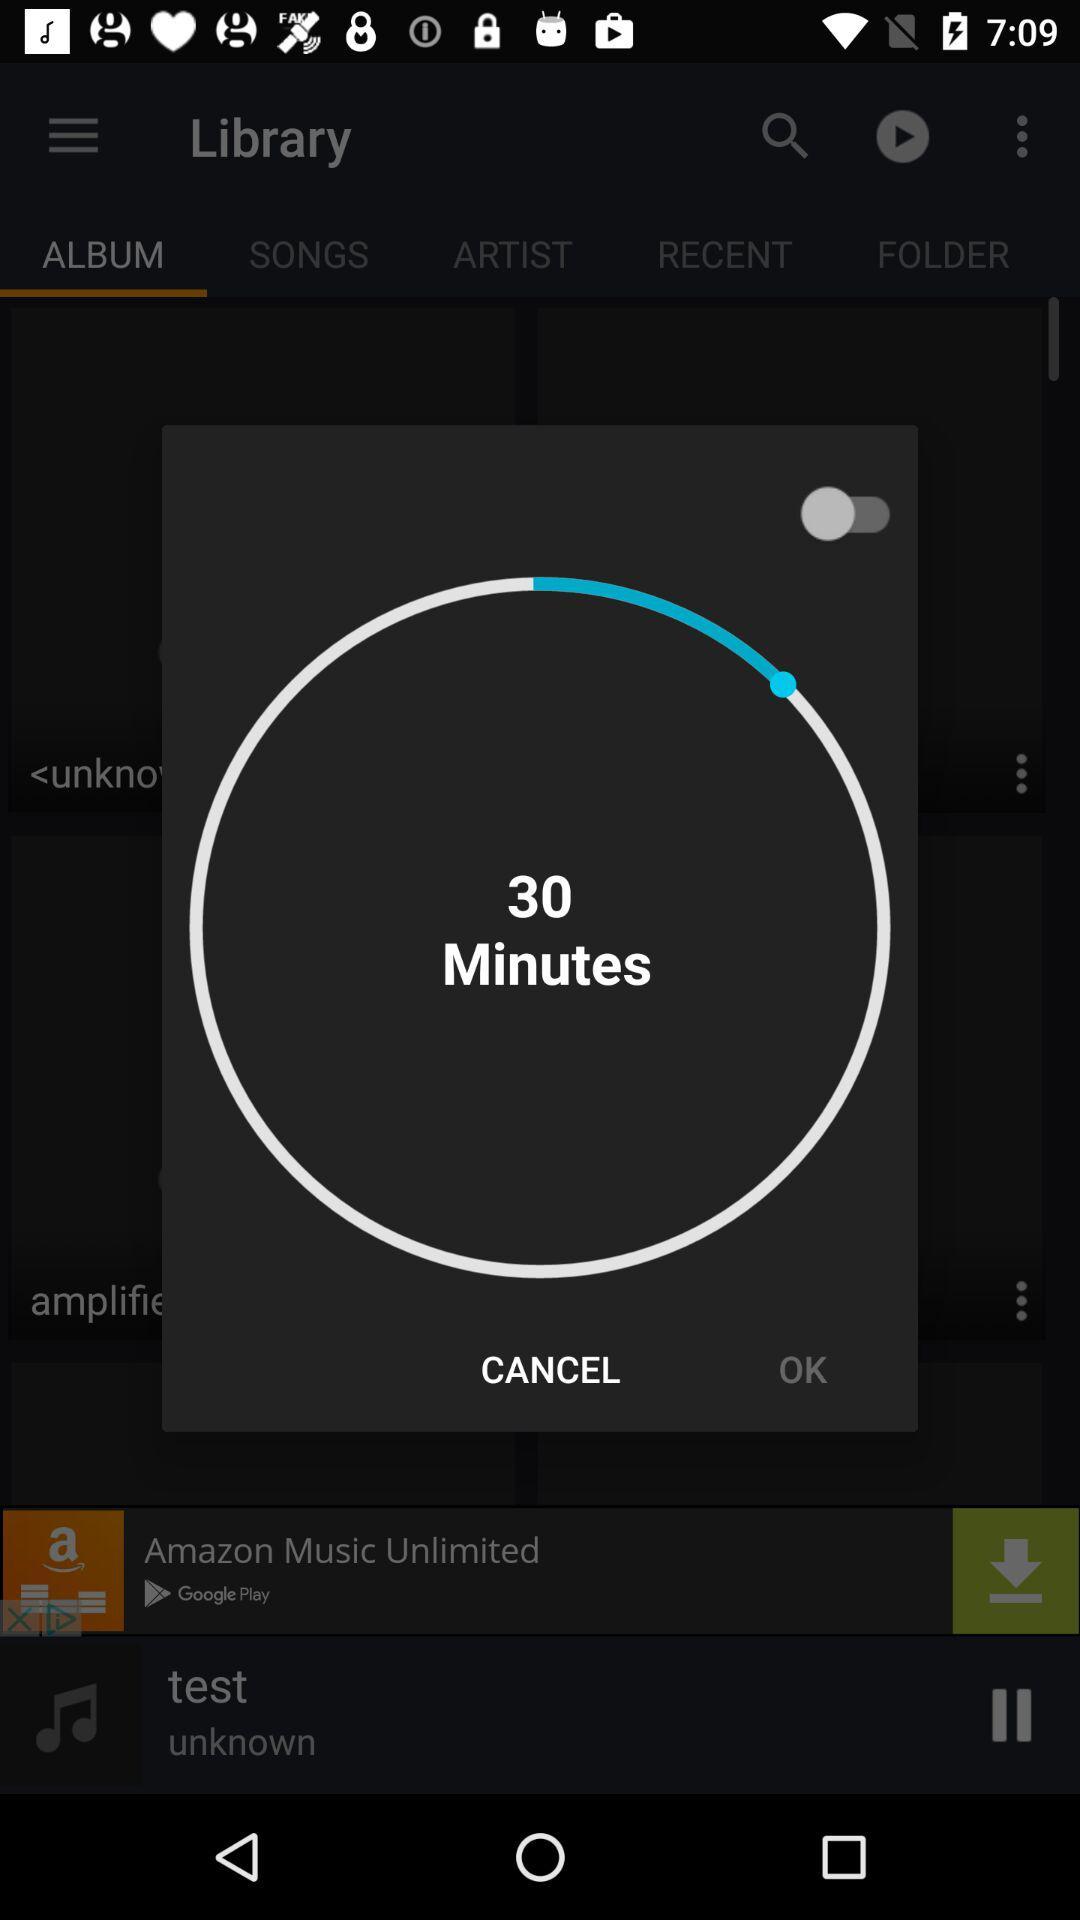 The width and height of the screenshot is (1080, 1920). I want to click on the item next to the cancel icon, so click(801, 1367).